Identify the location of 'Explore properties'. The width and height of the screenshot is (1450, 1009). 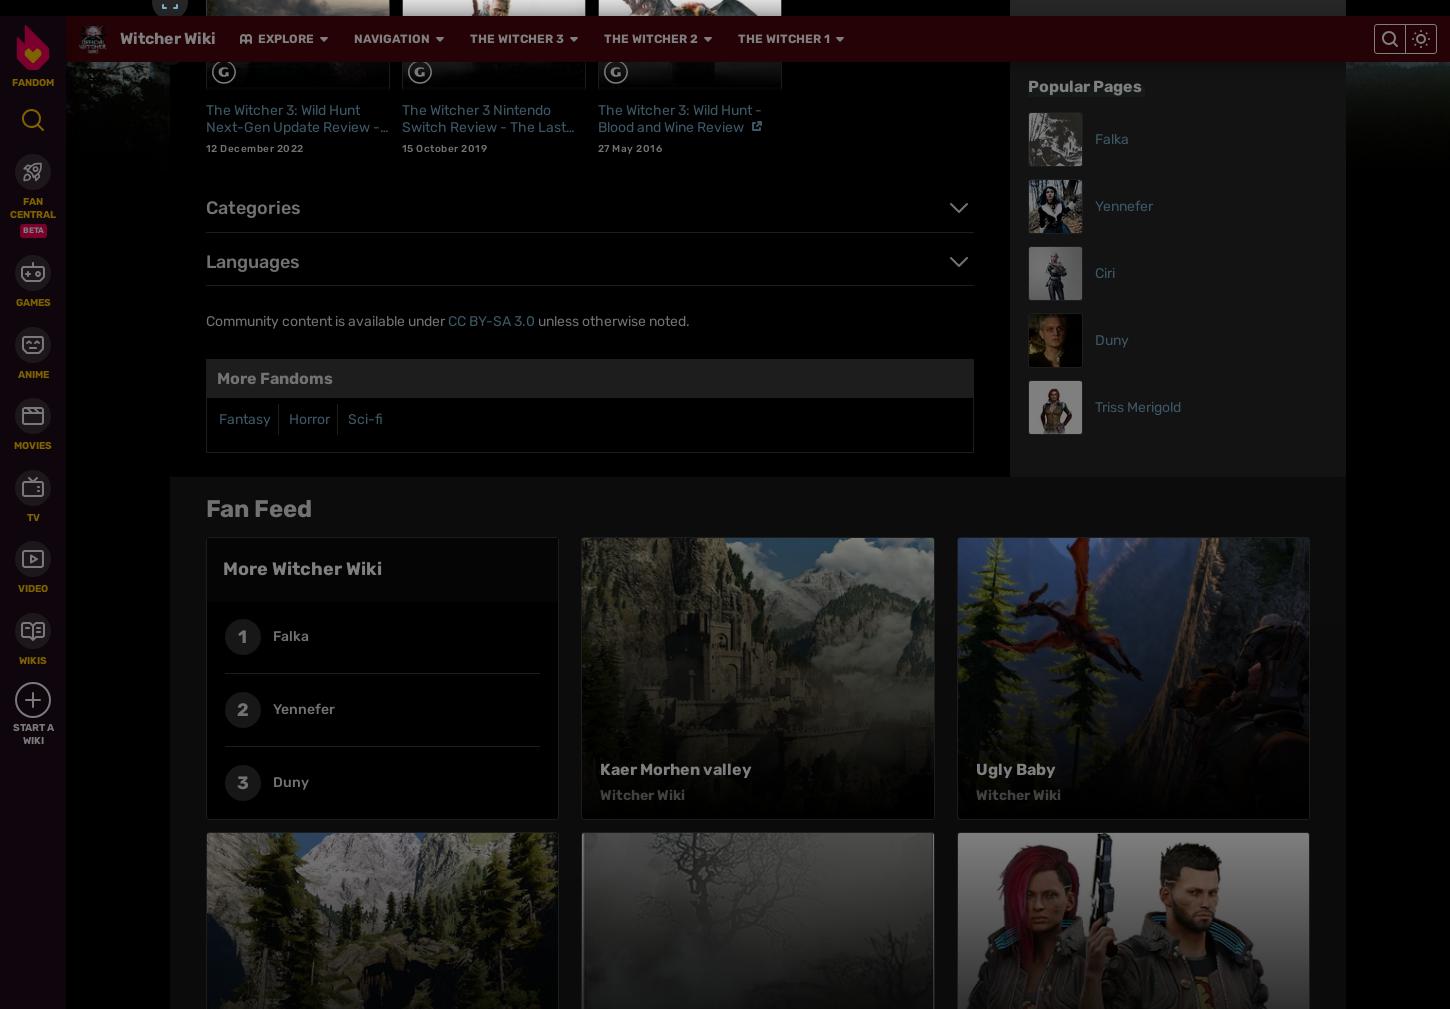
(333, 633).